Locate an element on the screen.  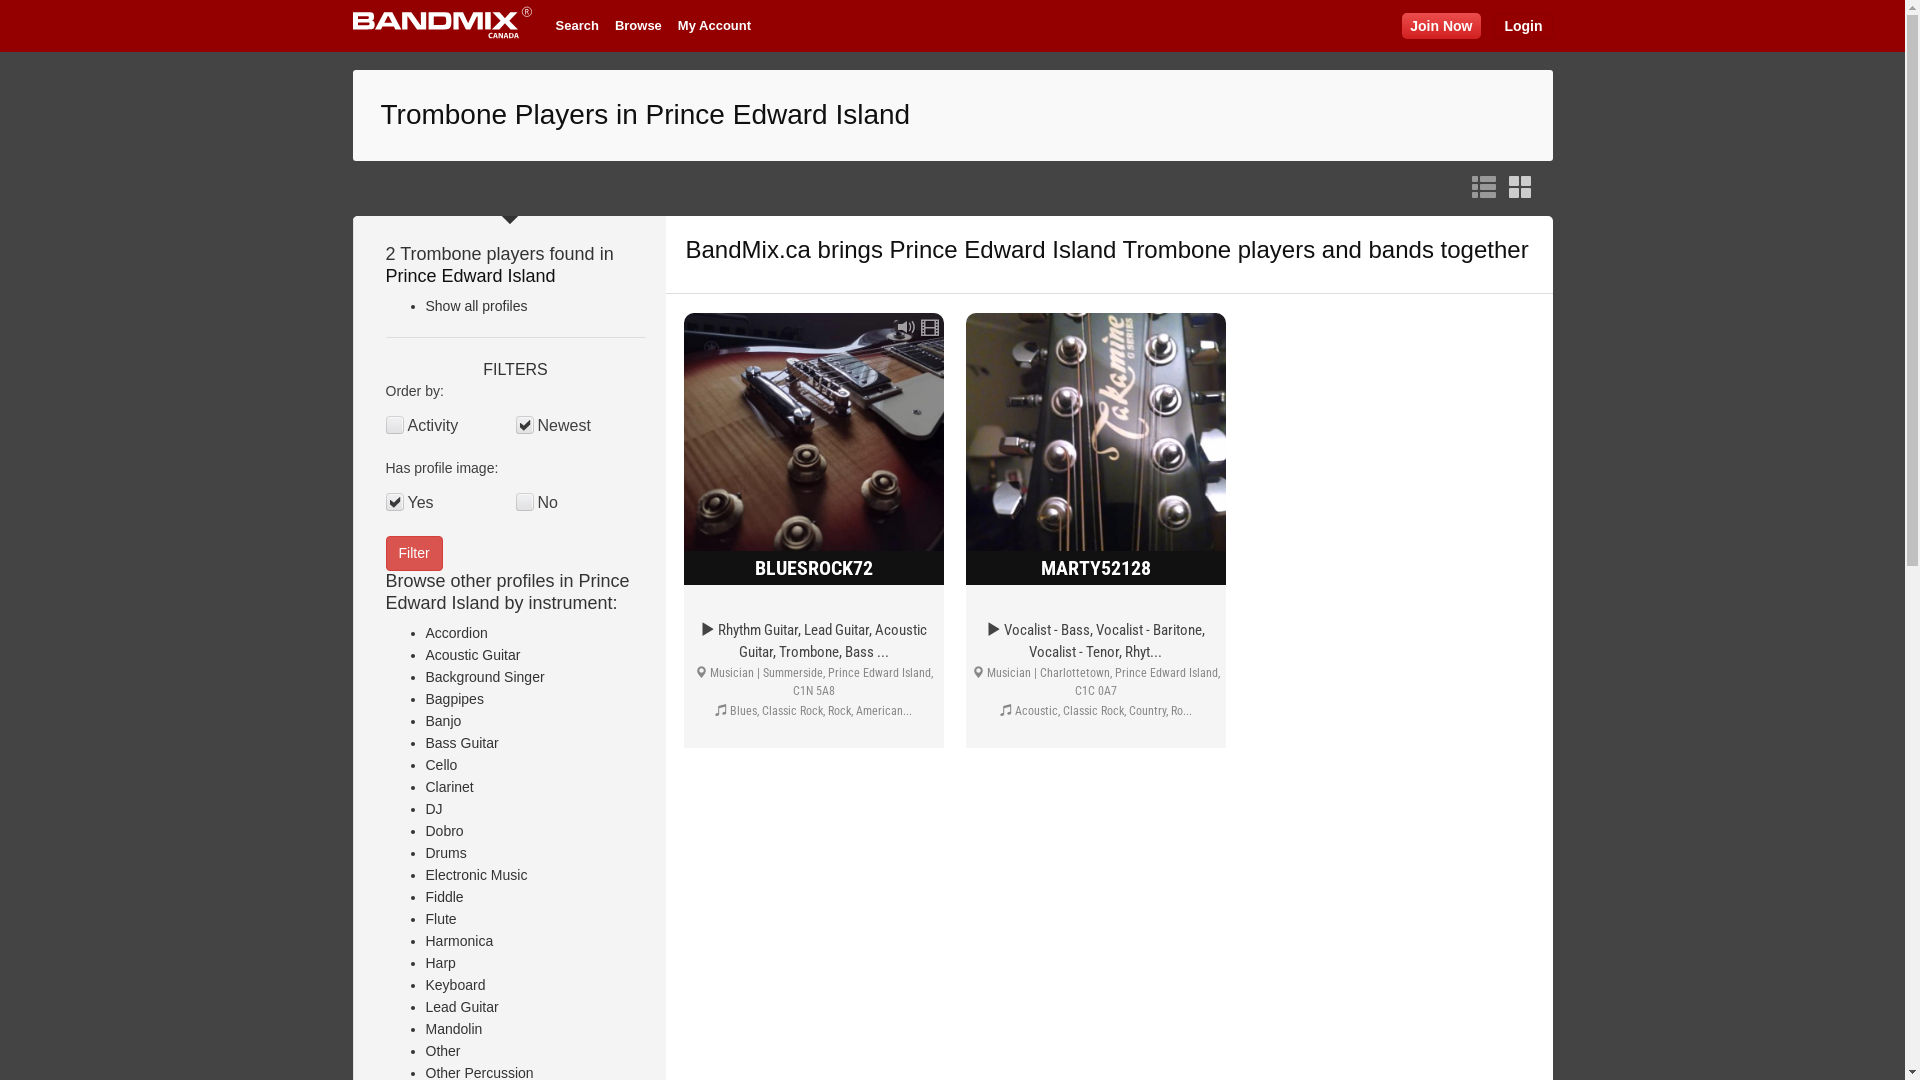
'Keyboard' is located at coordinates (425, 983).